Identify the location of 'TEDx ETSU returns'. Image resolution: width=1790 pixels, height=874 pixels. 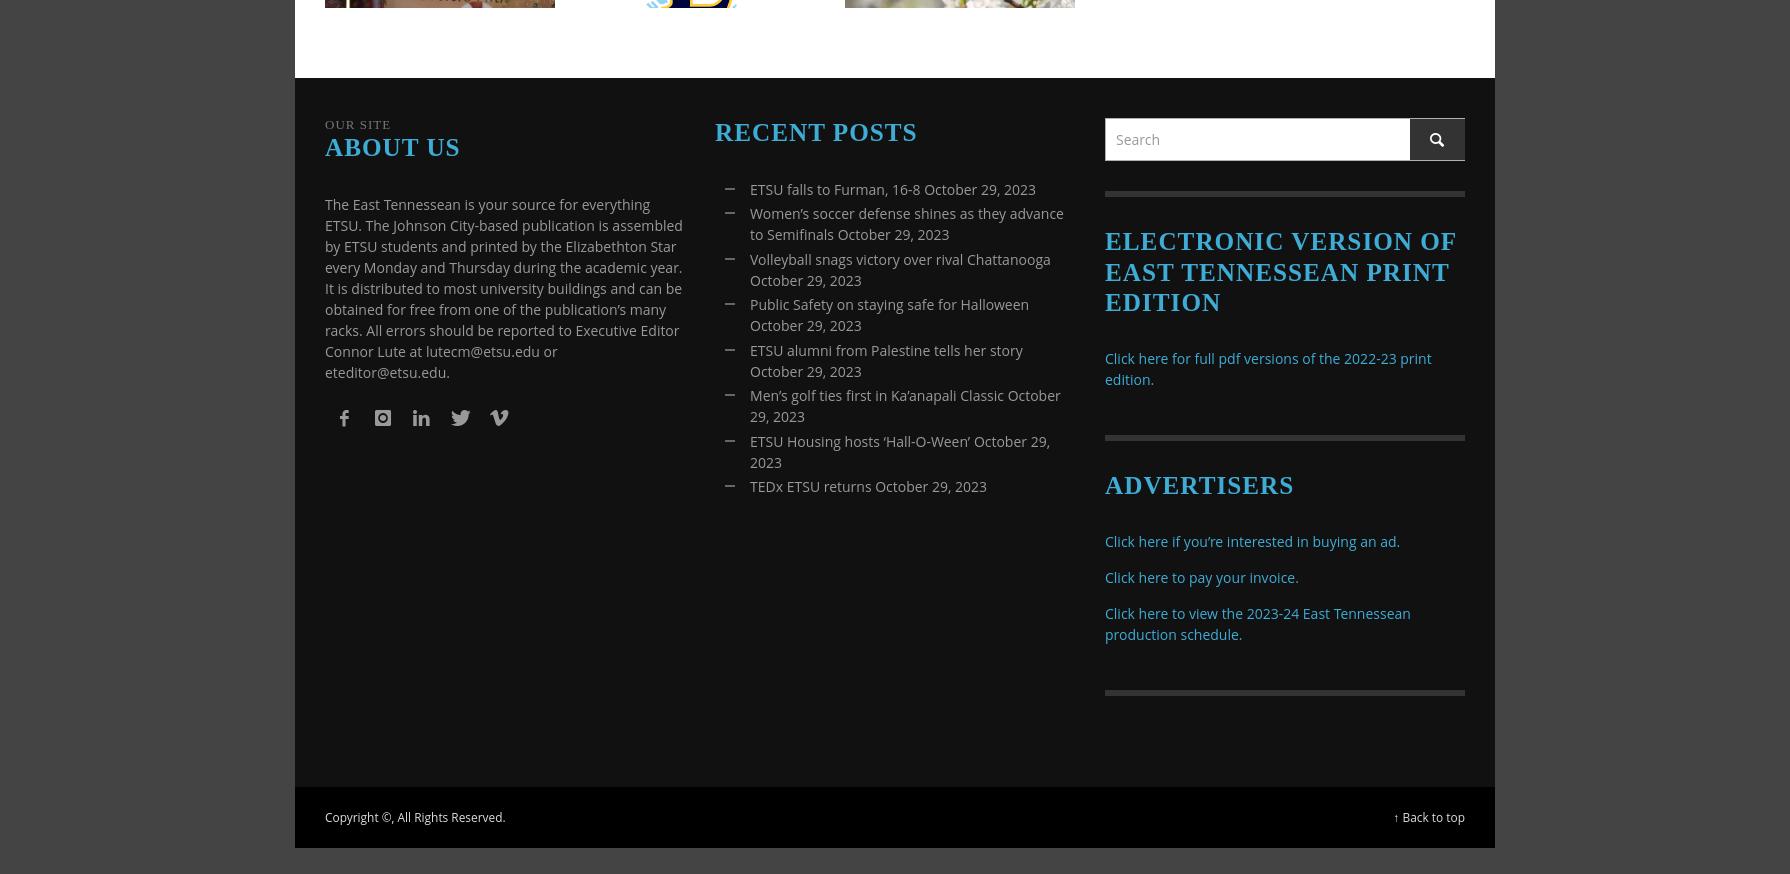
(809, 485).